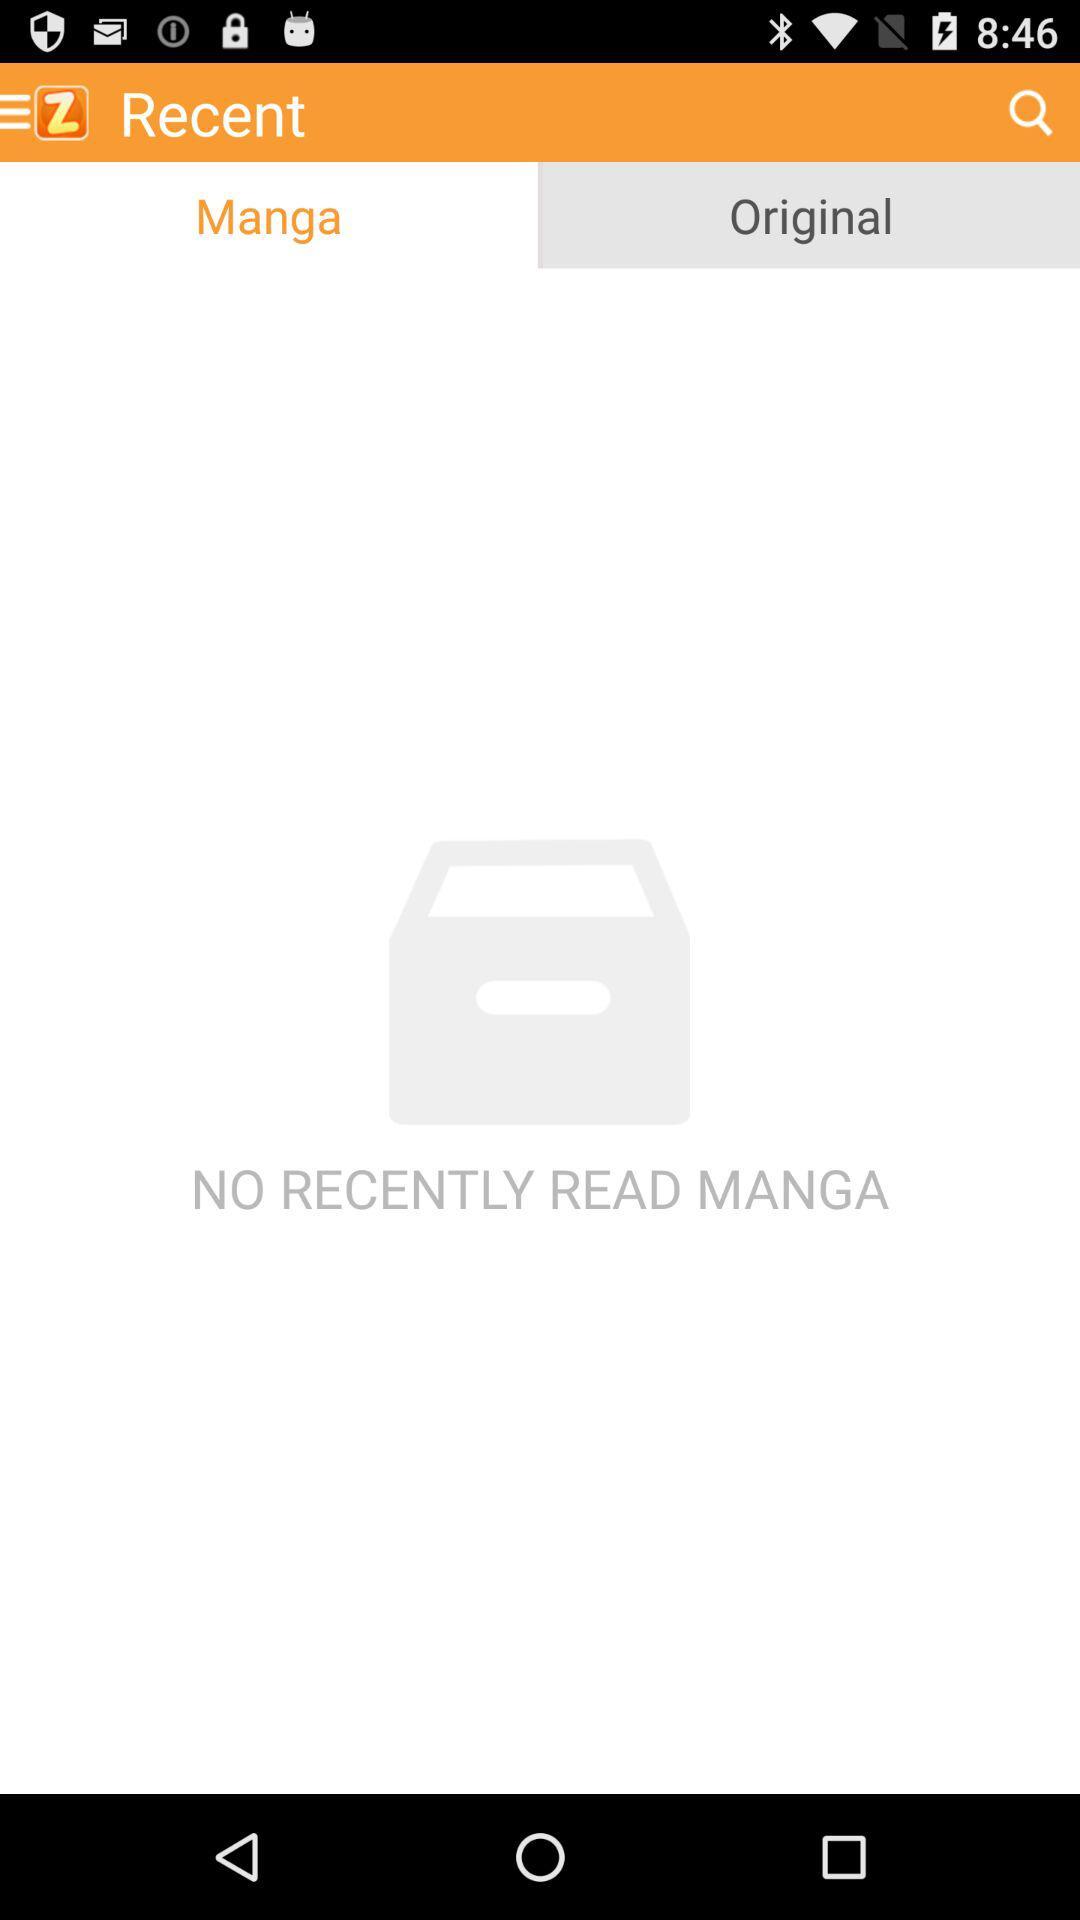 The image size is (1080, 1920). I want to click on the icon next to recent, so click(1030, 111).